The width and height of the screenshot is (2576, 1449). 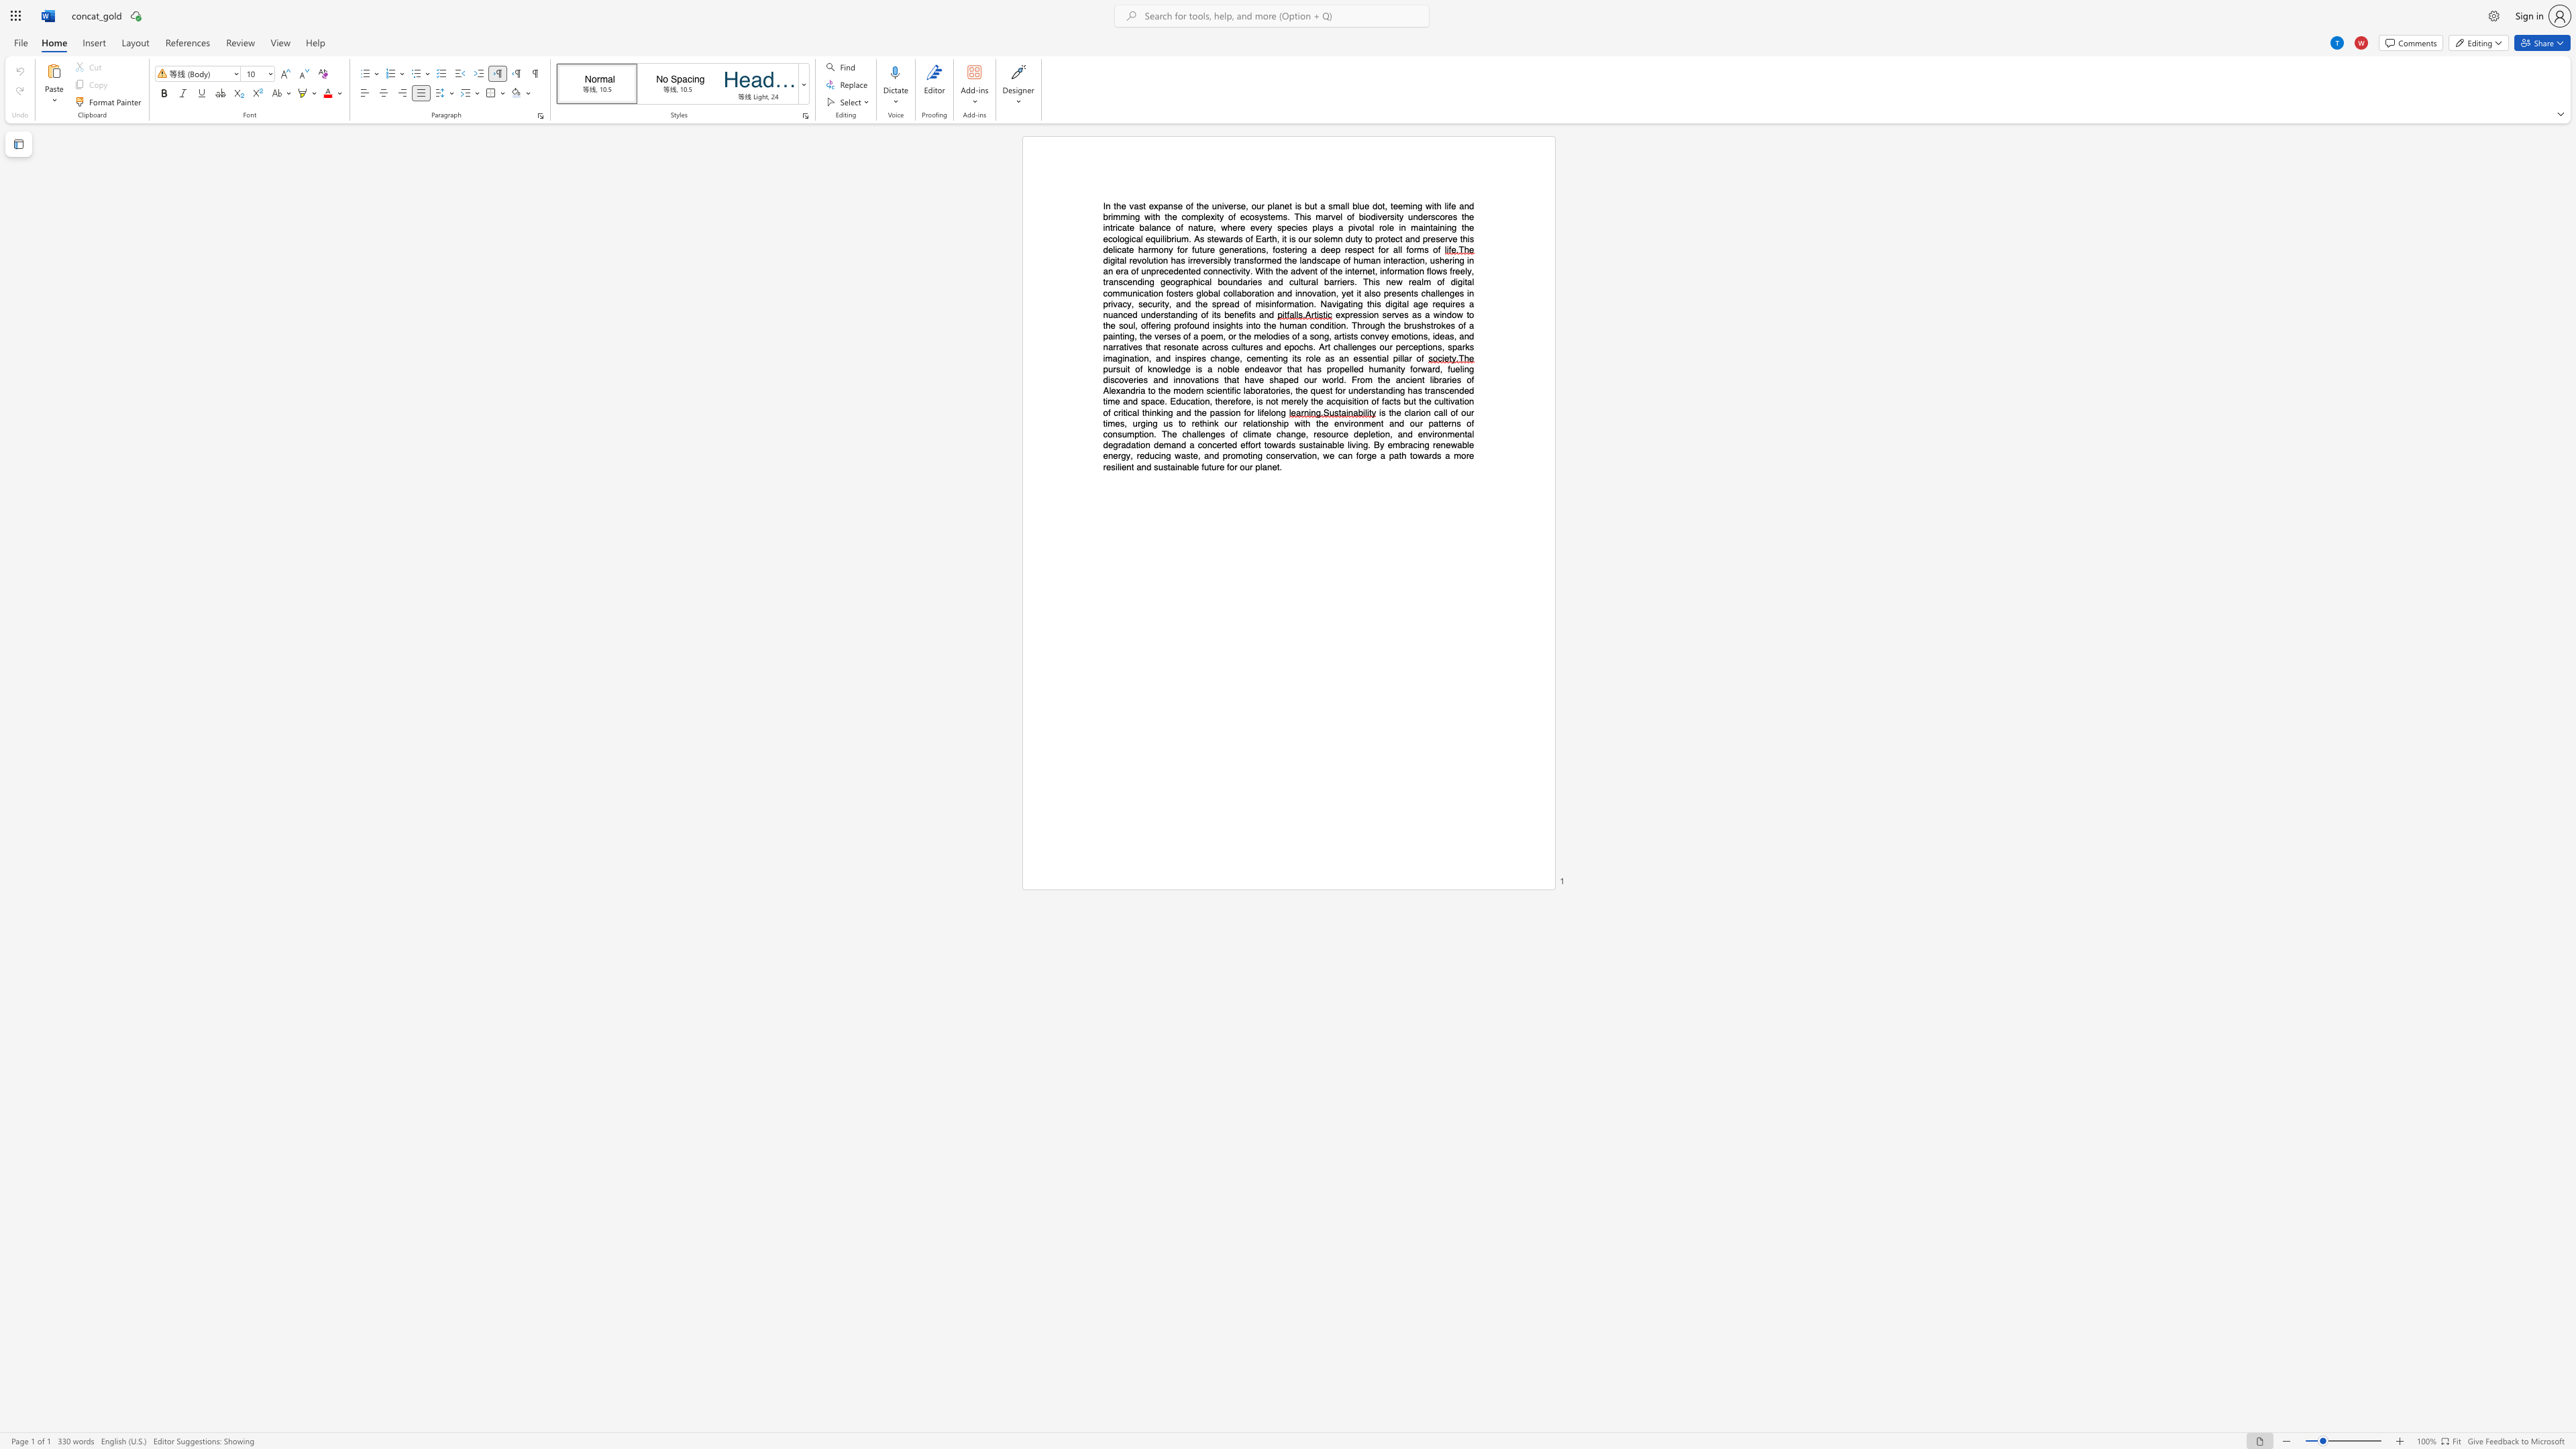 What do you see at coordinates (1352, 390) in the screenshot?
I see `the subset text "nderstanding has" within the text "pursuit of knowledge is a noble endeavor that has propelled humanity forward, fueling discoveries and innovations that have shaped our world. From the ancient libraries of Alexandria to the modern scientific laboratories, the quest for understanding has transcended time and space. Education, therefore, is not merely the acquisition of facts but the cultivation of critical thinking and the passion for lifelong"` at bounding box center [1352, 390].